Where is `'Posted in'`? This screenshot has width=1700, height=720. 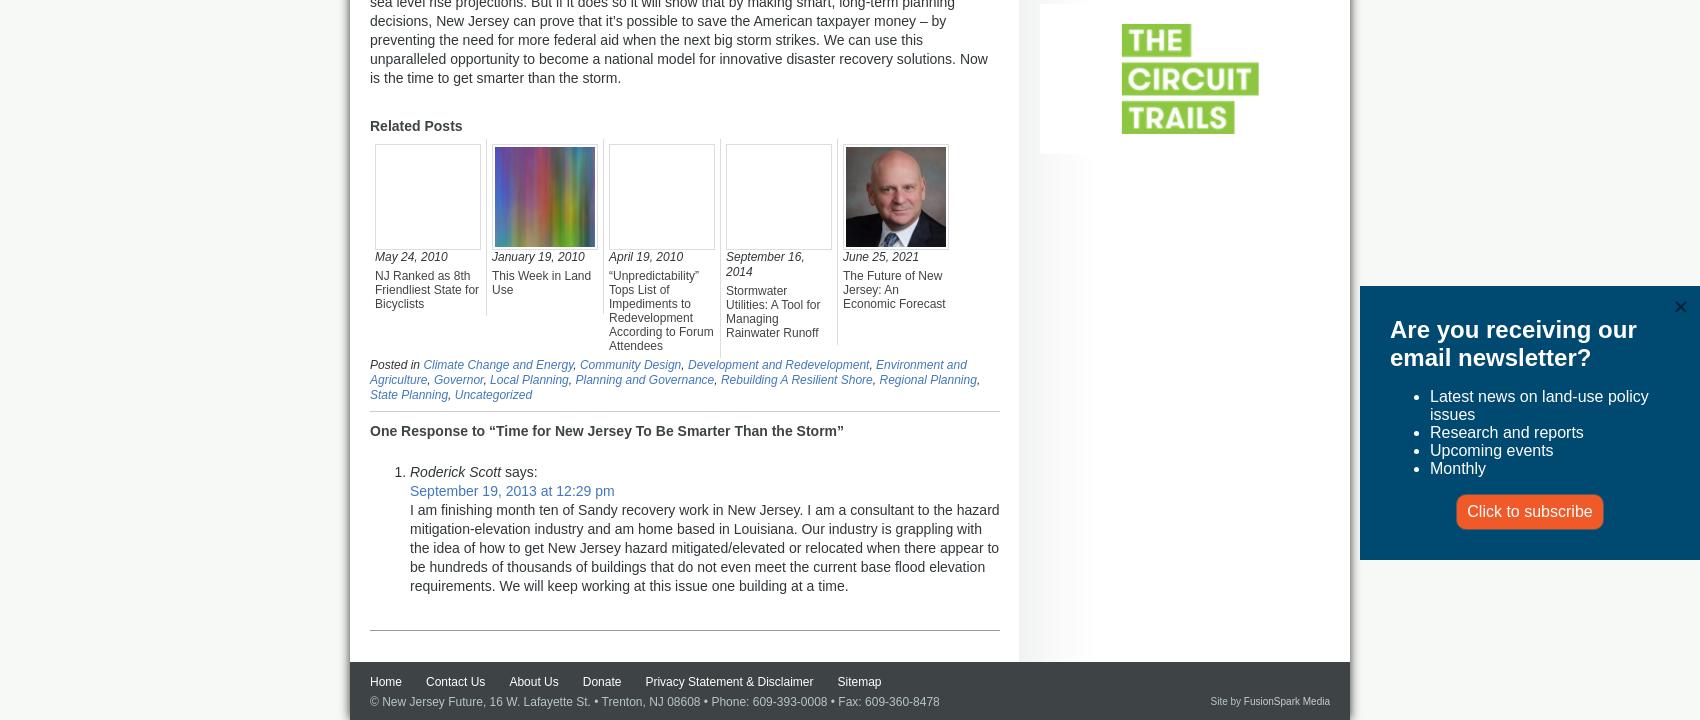 'Posted in' is located at coordinates (395, 364).